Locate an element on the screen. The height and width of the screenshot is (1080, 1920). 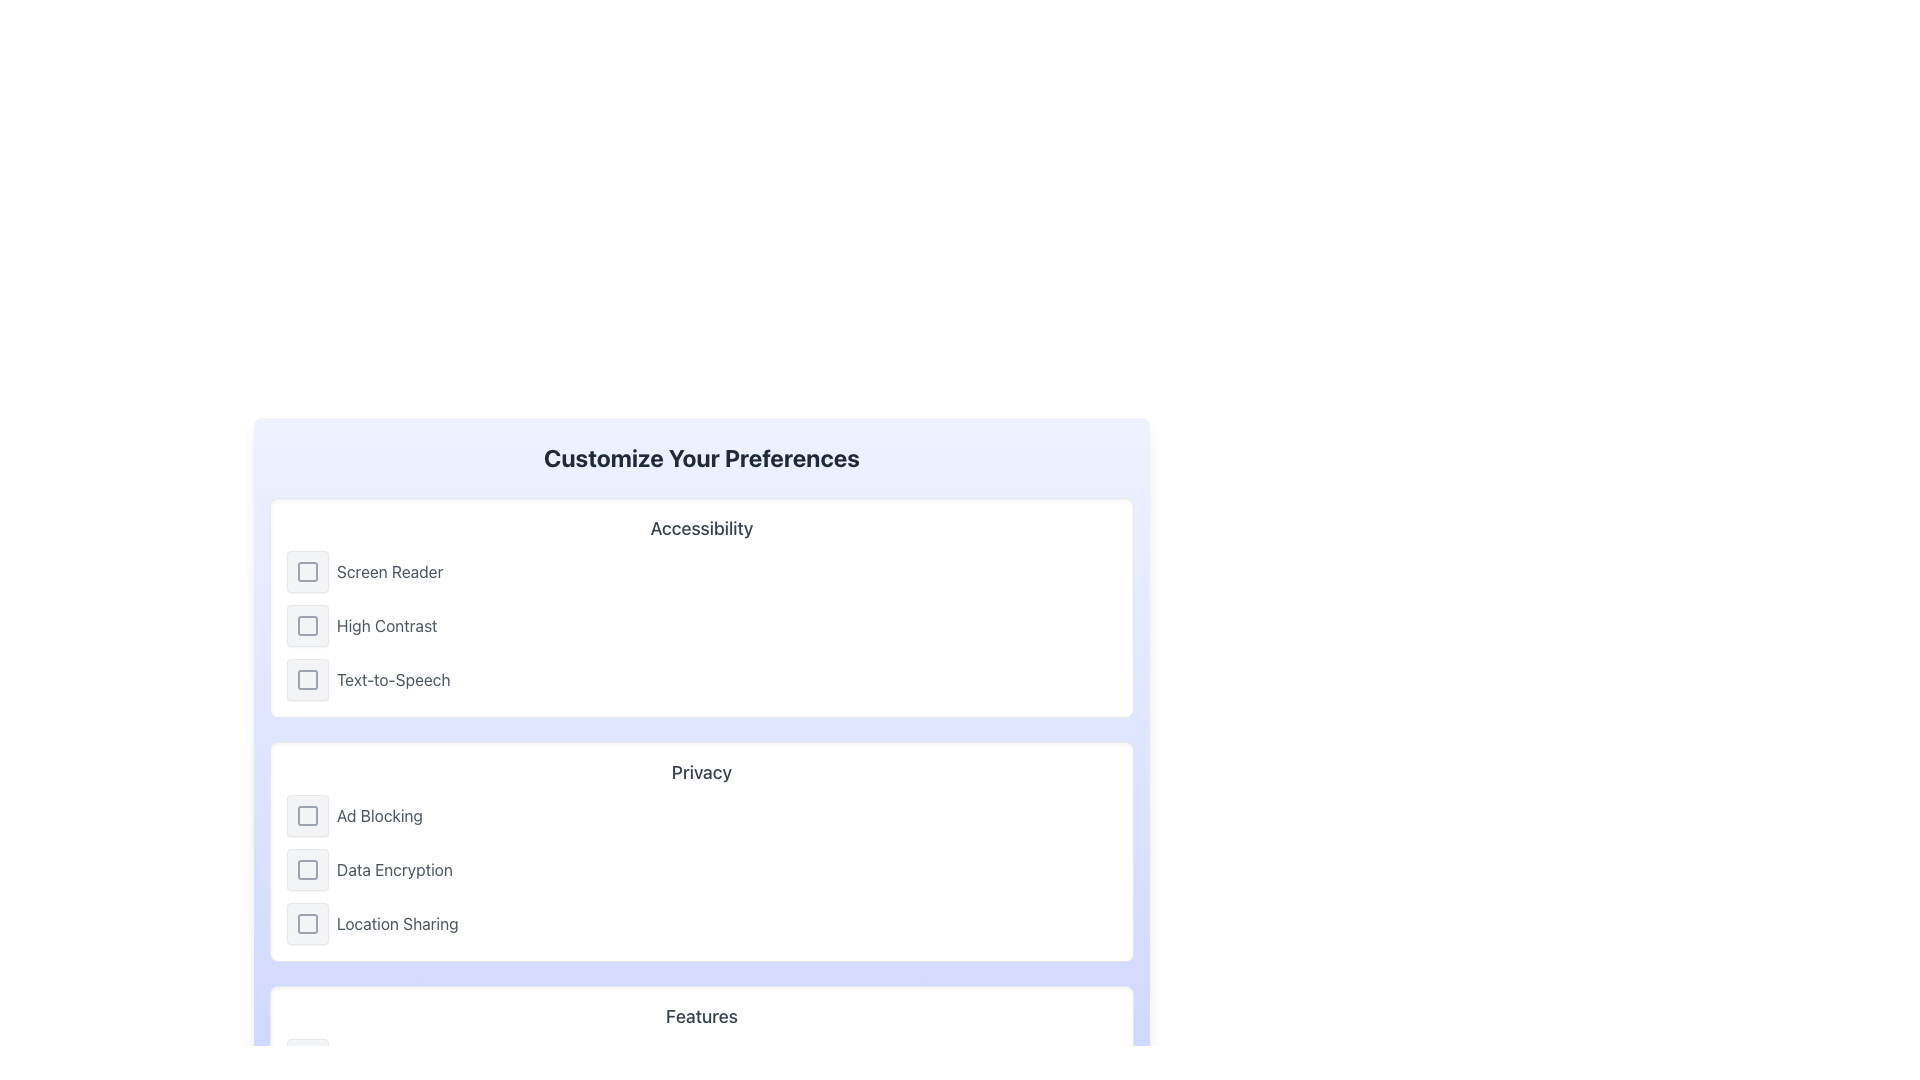
the light gray Checkbox located in the 'Privacy' section, which is positioned to the left of the 'Ad Blocking' text is located at coordinates (306, 816).